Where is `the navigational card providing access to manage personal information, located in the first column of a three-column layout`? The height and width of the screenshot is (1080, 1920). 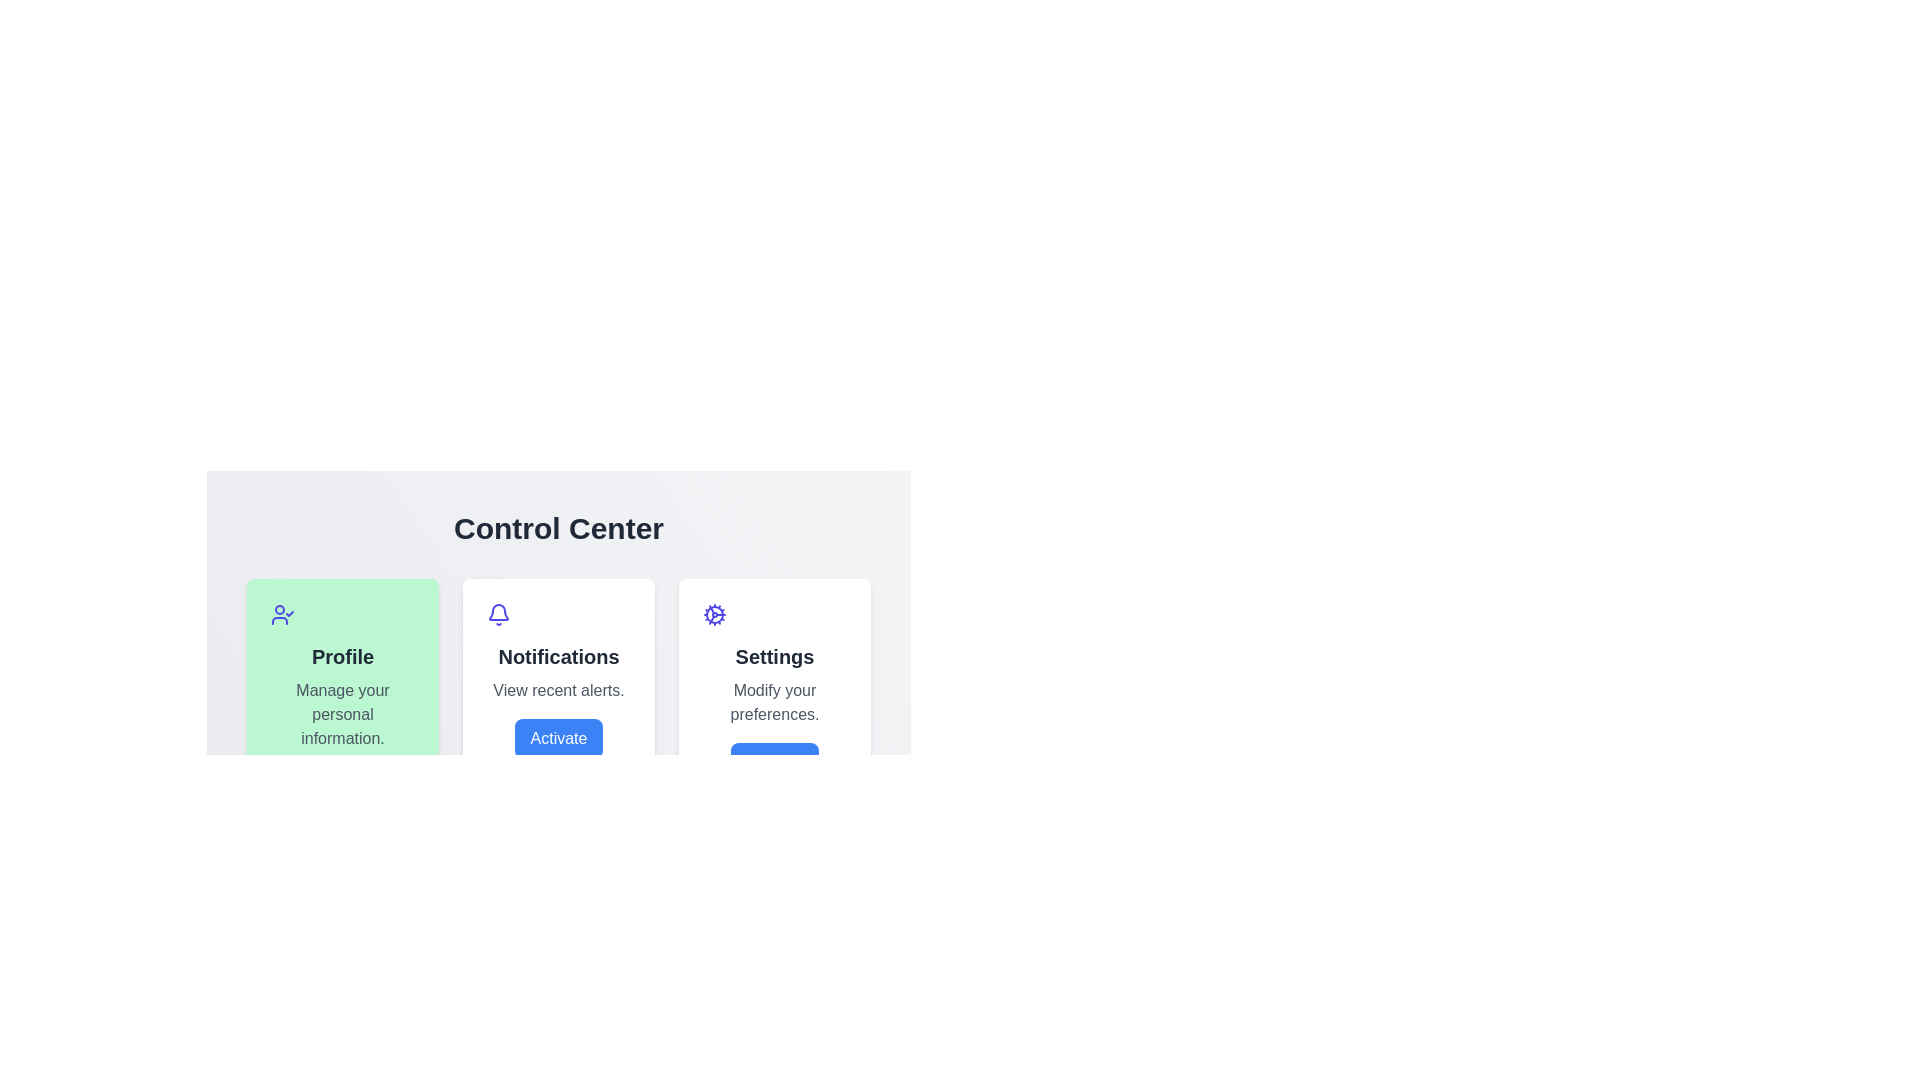 the navigational card providing access to manage personal information, located in the first column of a three-column layout is located at coordinates (342, 704).